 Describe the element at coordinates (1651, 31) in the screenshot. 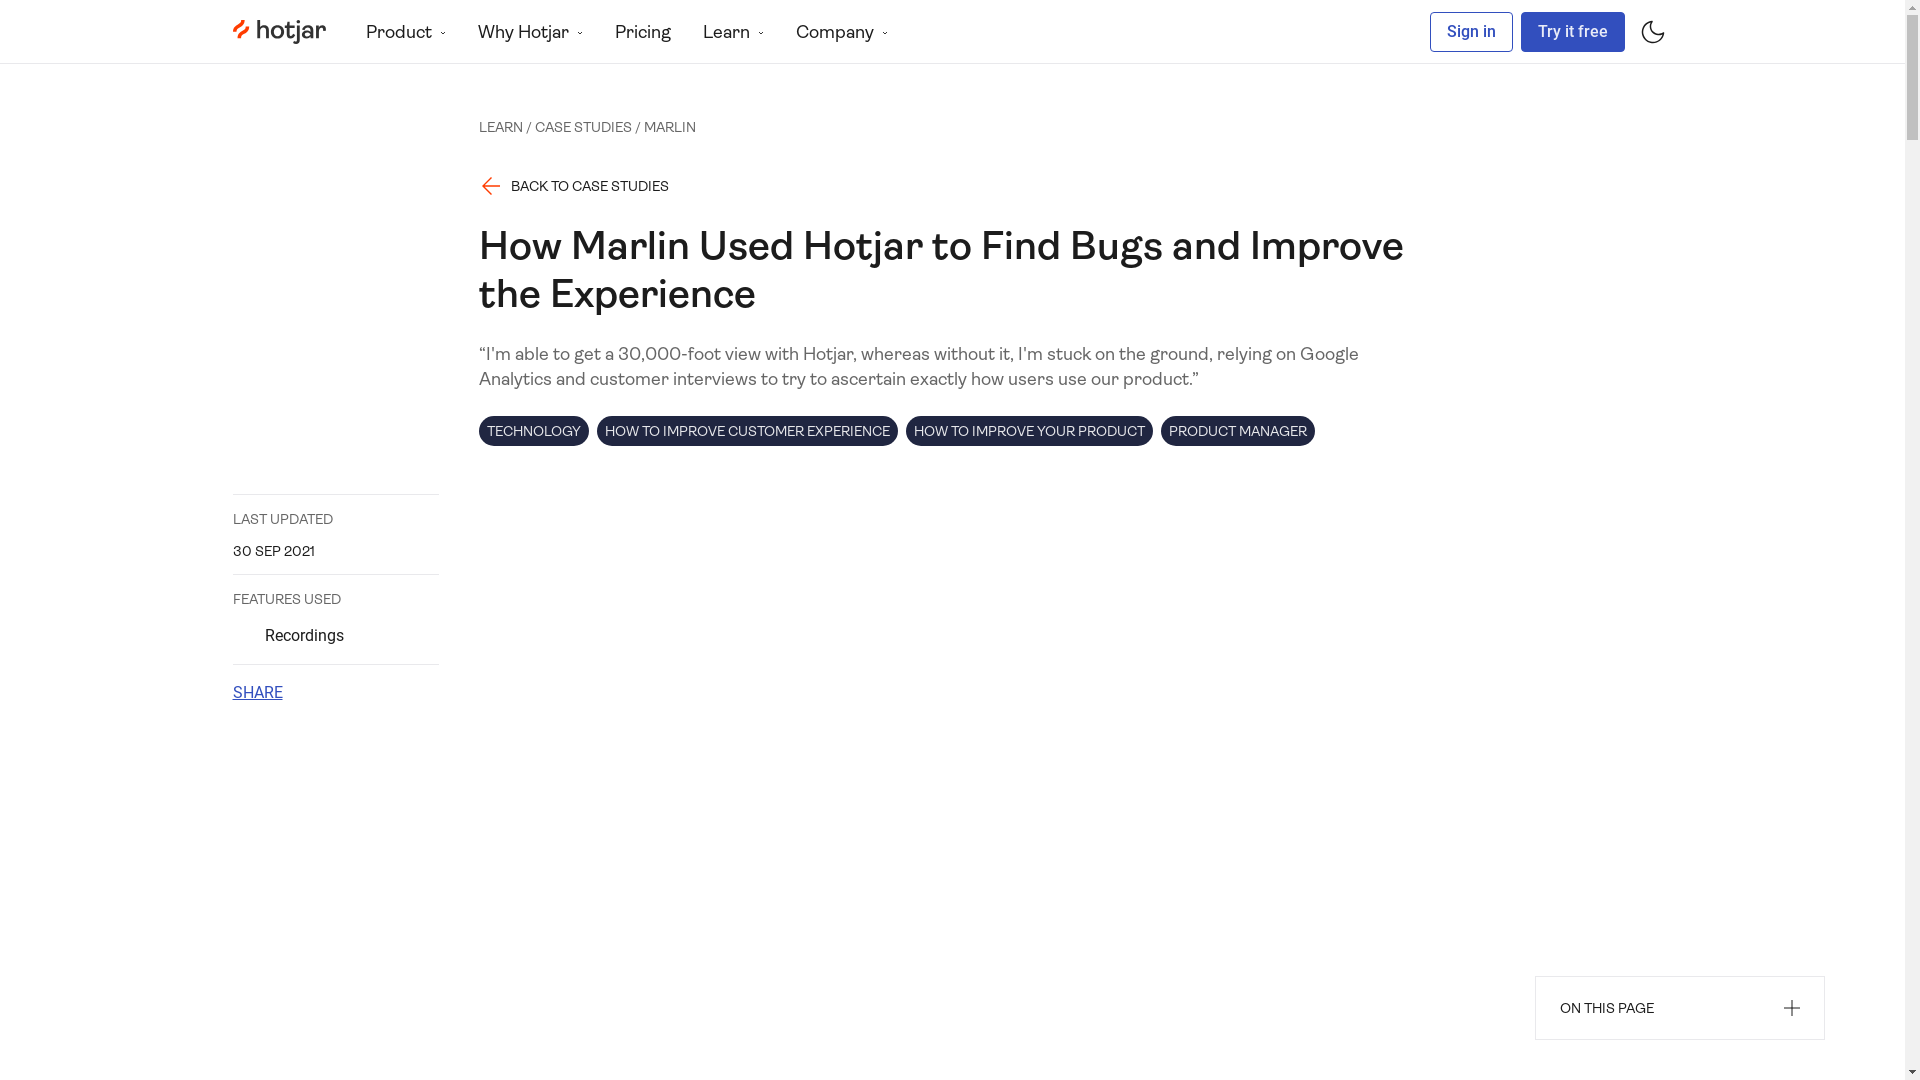

I see `'Toggle dark mode'` at that location.